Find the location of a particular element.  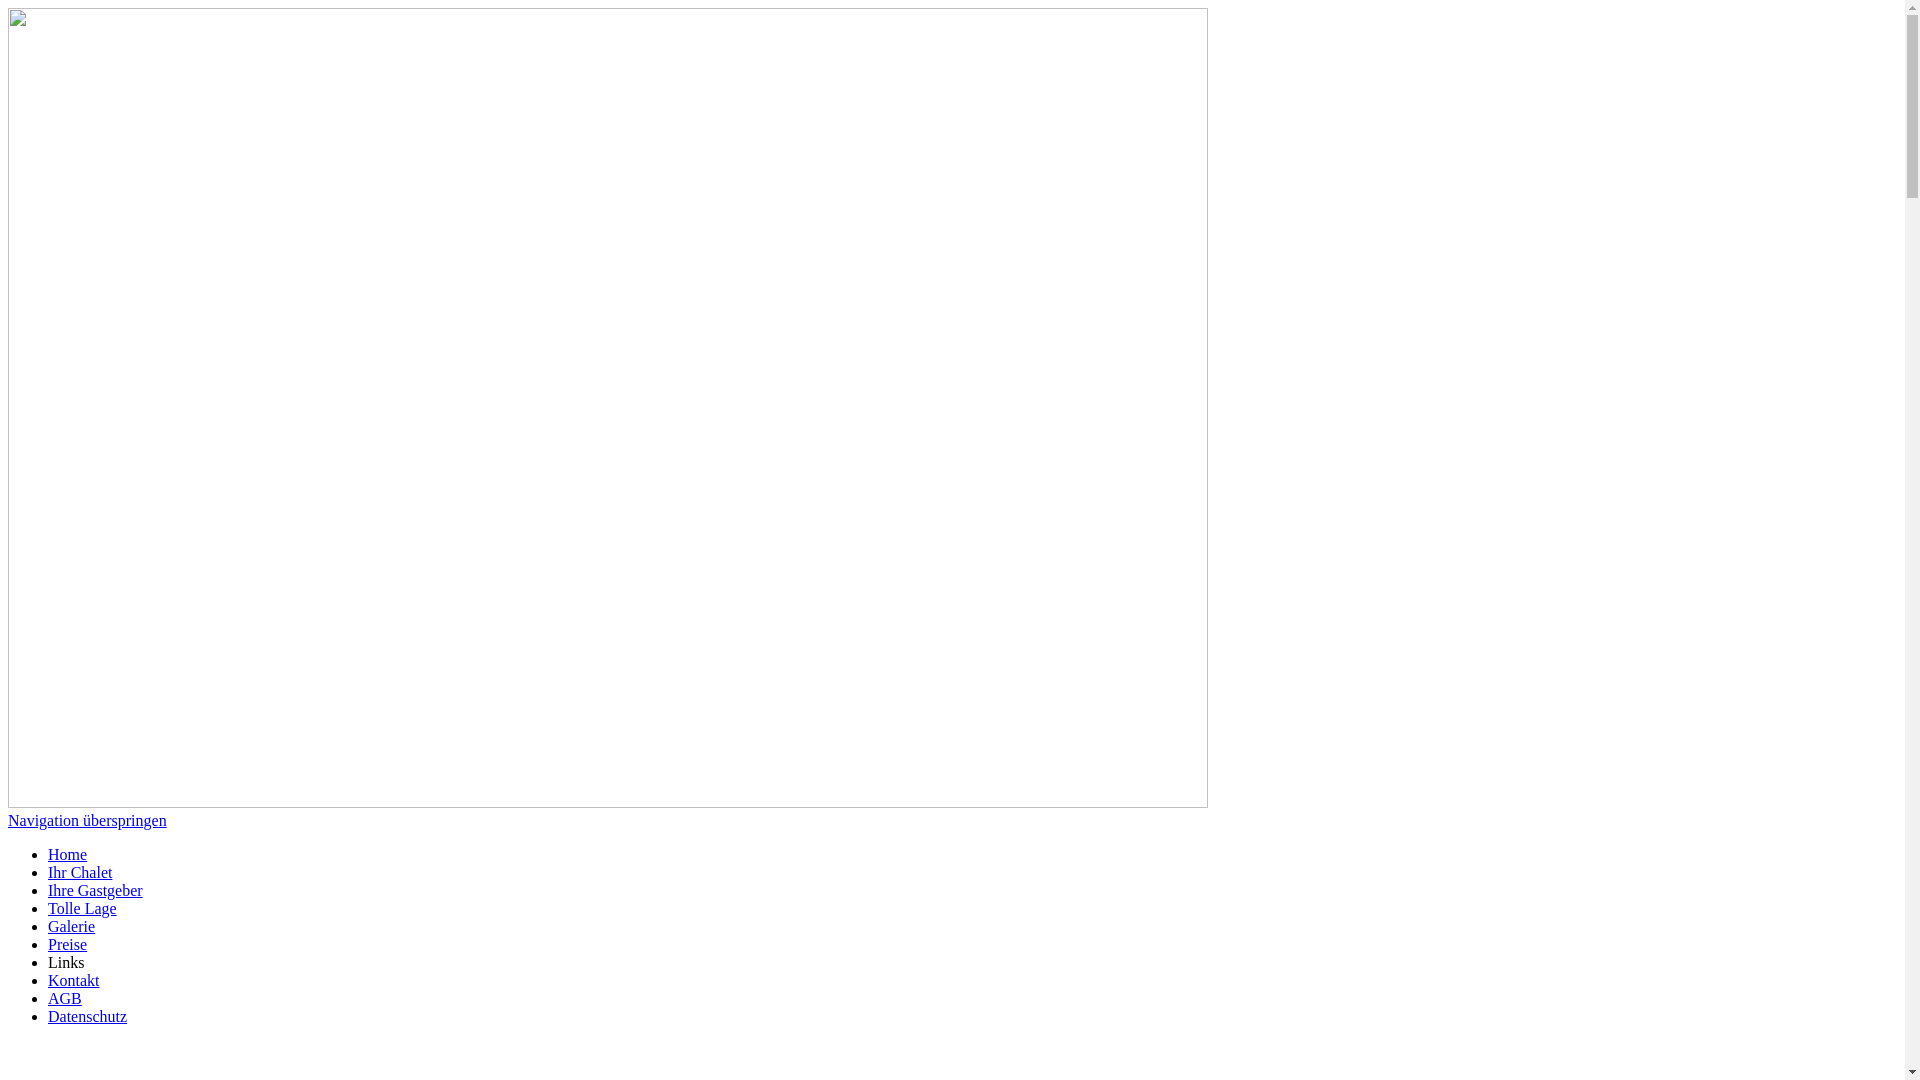

'Datenschutz' is located at coordinates (86, 1016).